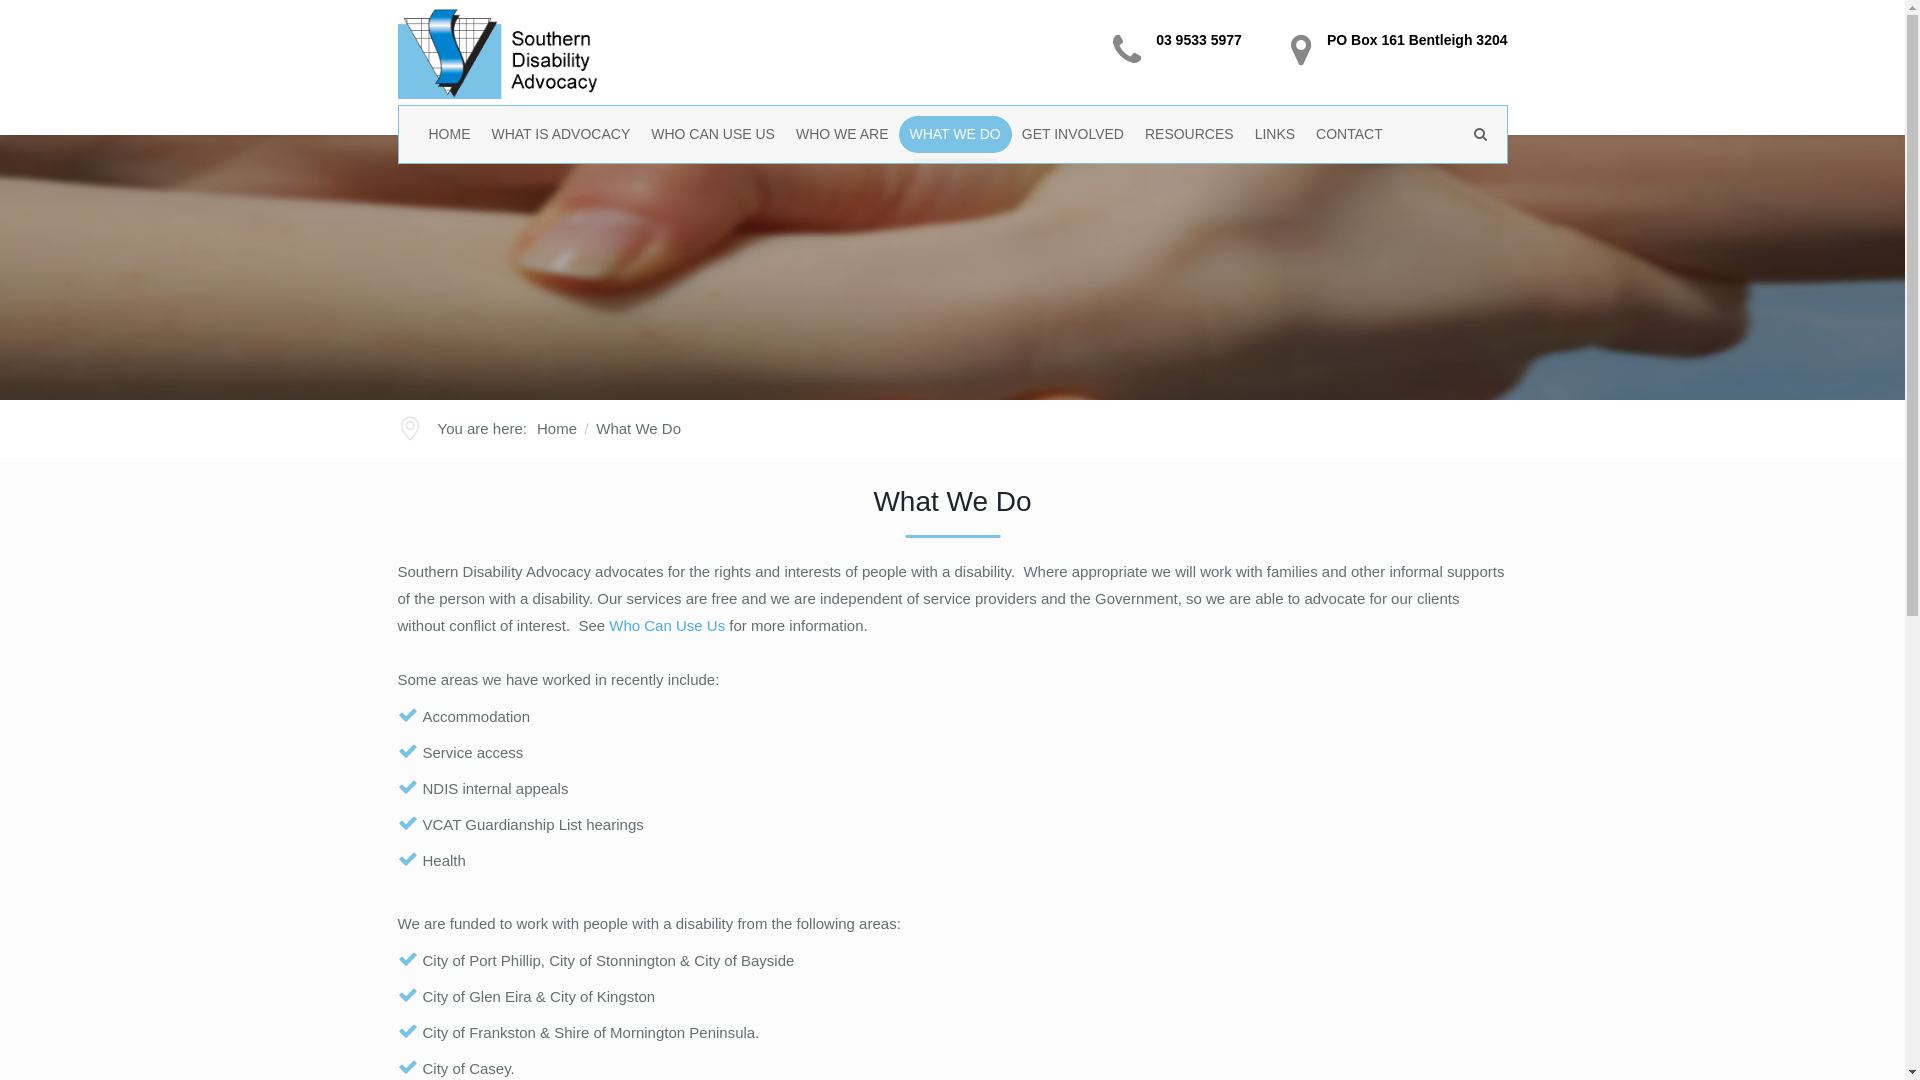 The image size is (1920, 1080). What do you see at coordinates (560, 134) in the screenshot?
I see `'WHAT IS ADVOCACY'` at bounding box center [560, 134].